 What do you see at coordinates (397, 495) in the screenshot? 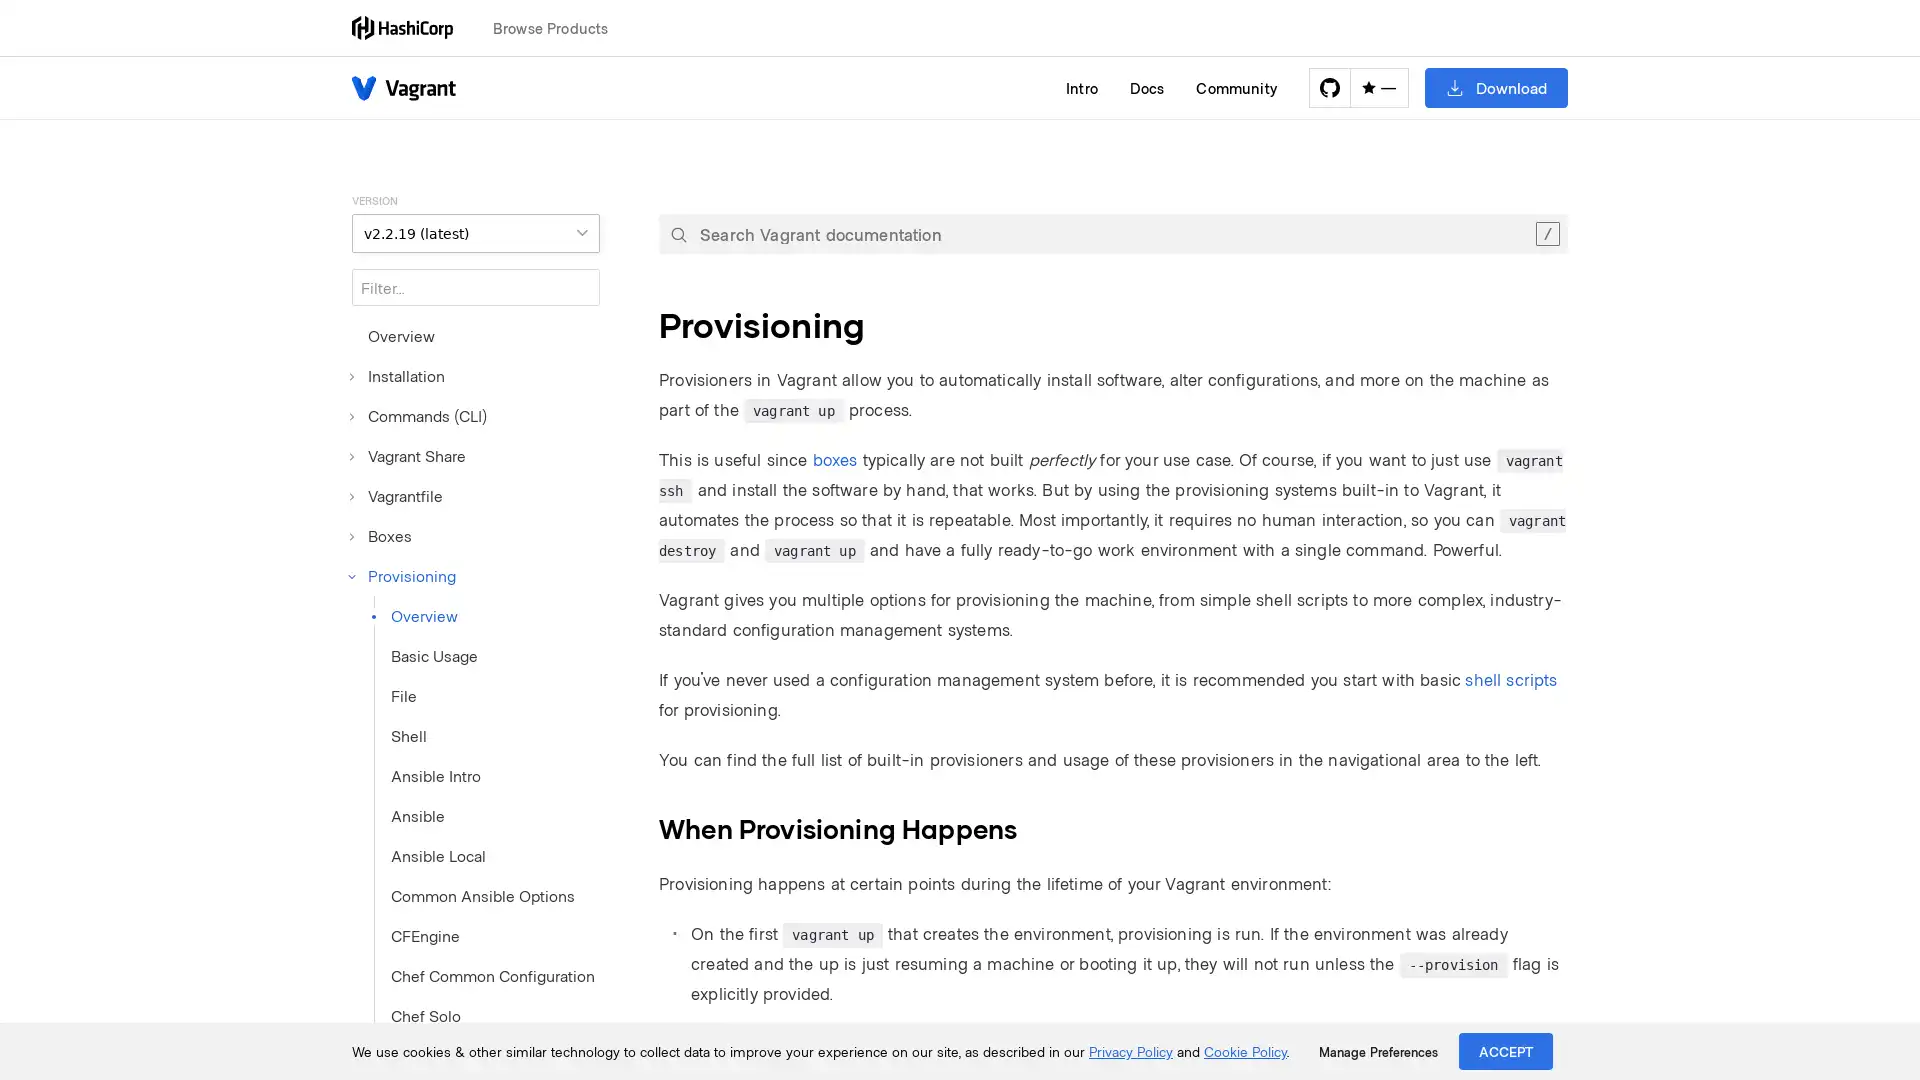
I see `Vagrantfile` at bounding box center [397, 495].